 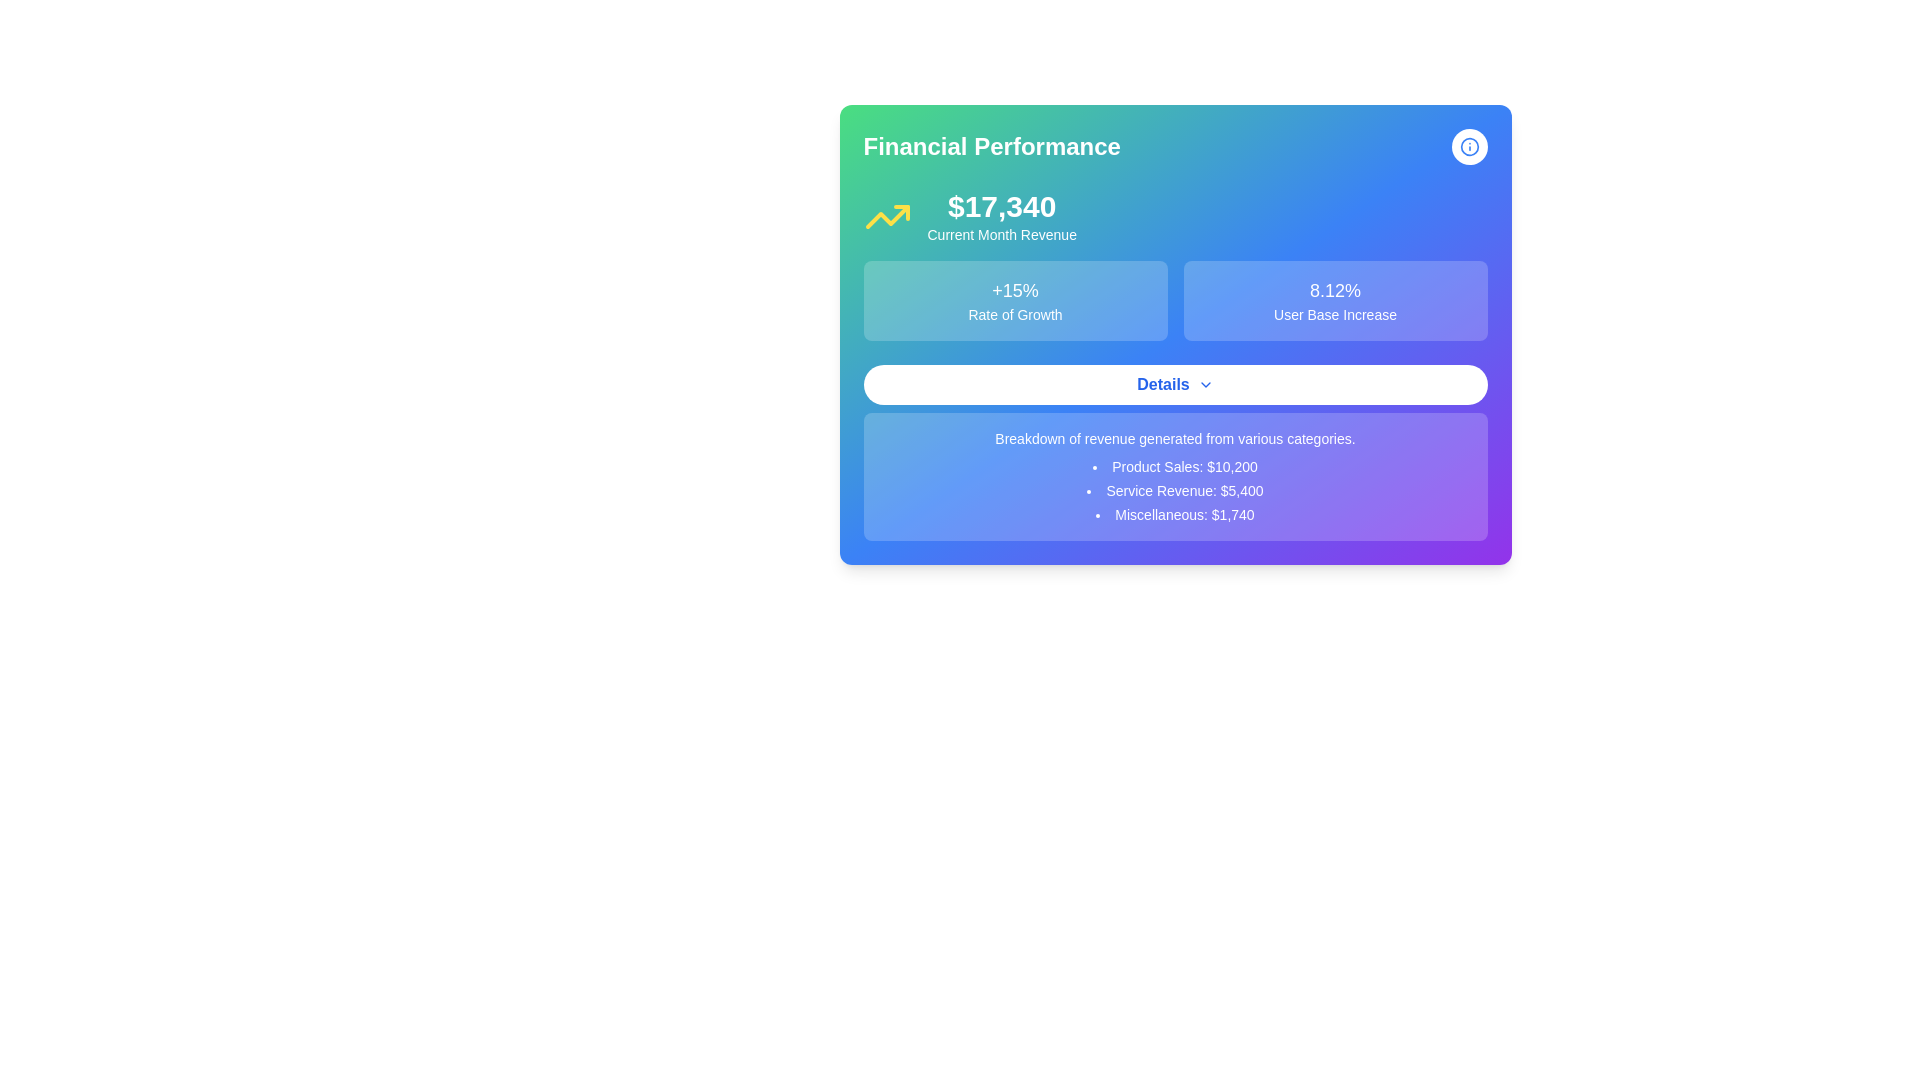 What do you see at coordinates (1002, 216) in the screenshot?
I see `the Text Display that shows the current month's revenue, located at the upper-central part of the 'Financial Performance' card, below the yellow upward-trending arrow icon` at bounding box center [1002, 216].